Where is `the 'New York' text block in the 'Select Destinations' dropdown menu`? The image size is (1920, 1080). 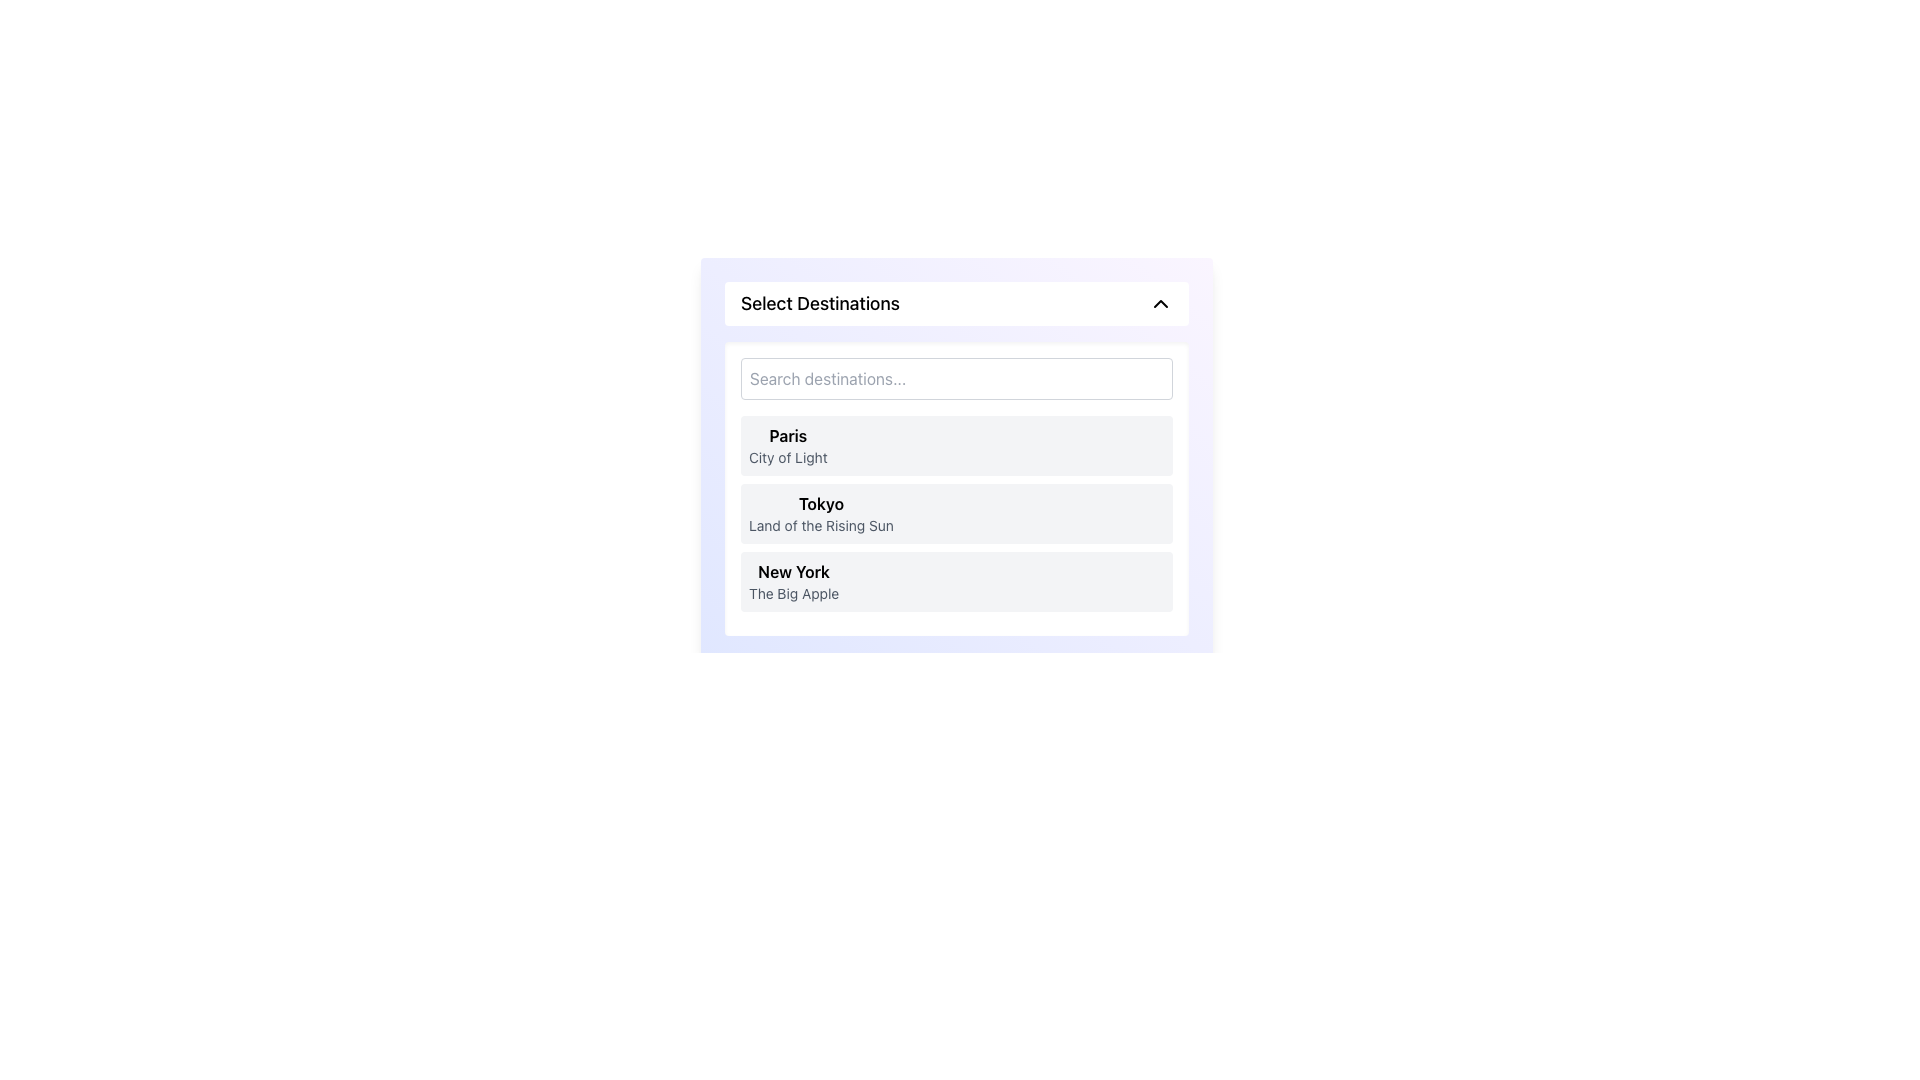
the 'New York' text block in the 'Select Destinations' dropdown menu is located at coordinates (793, 582).